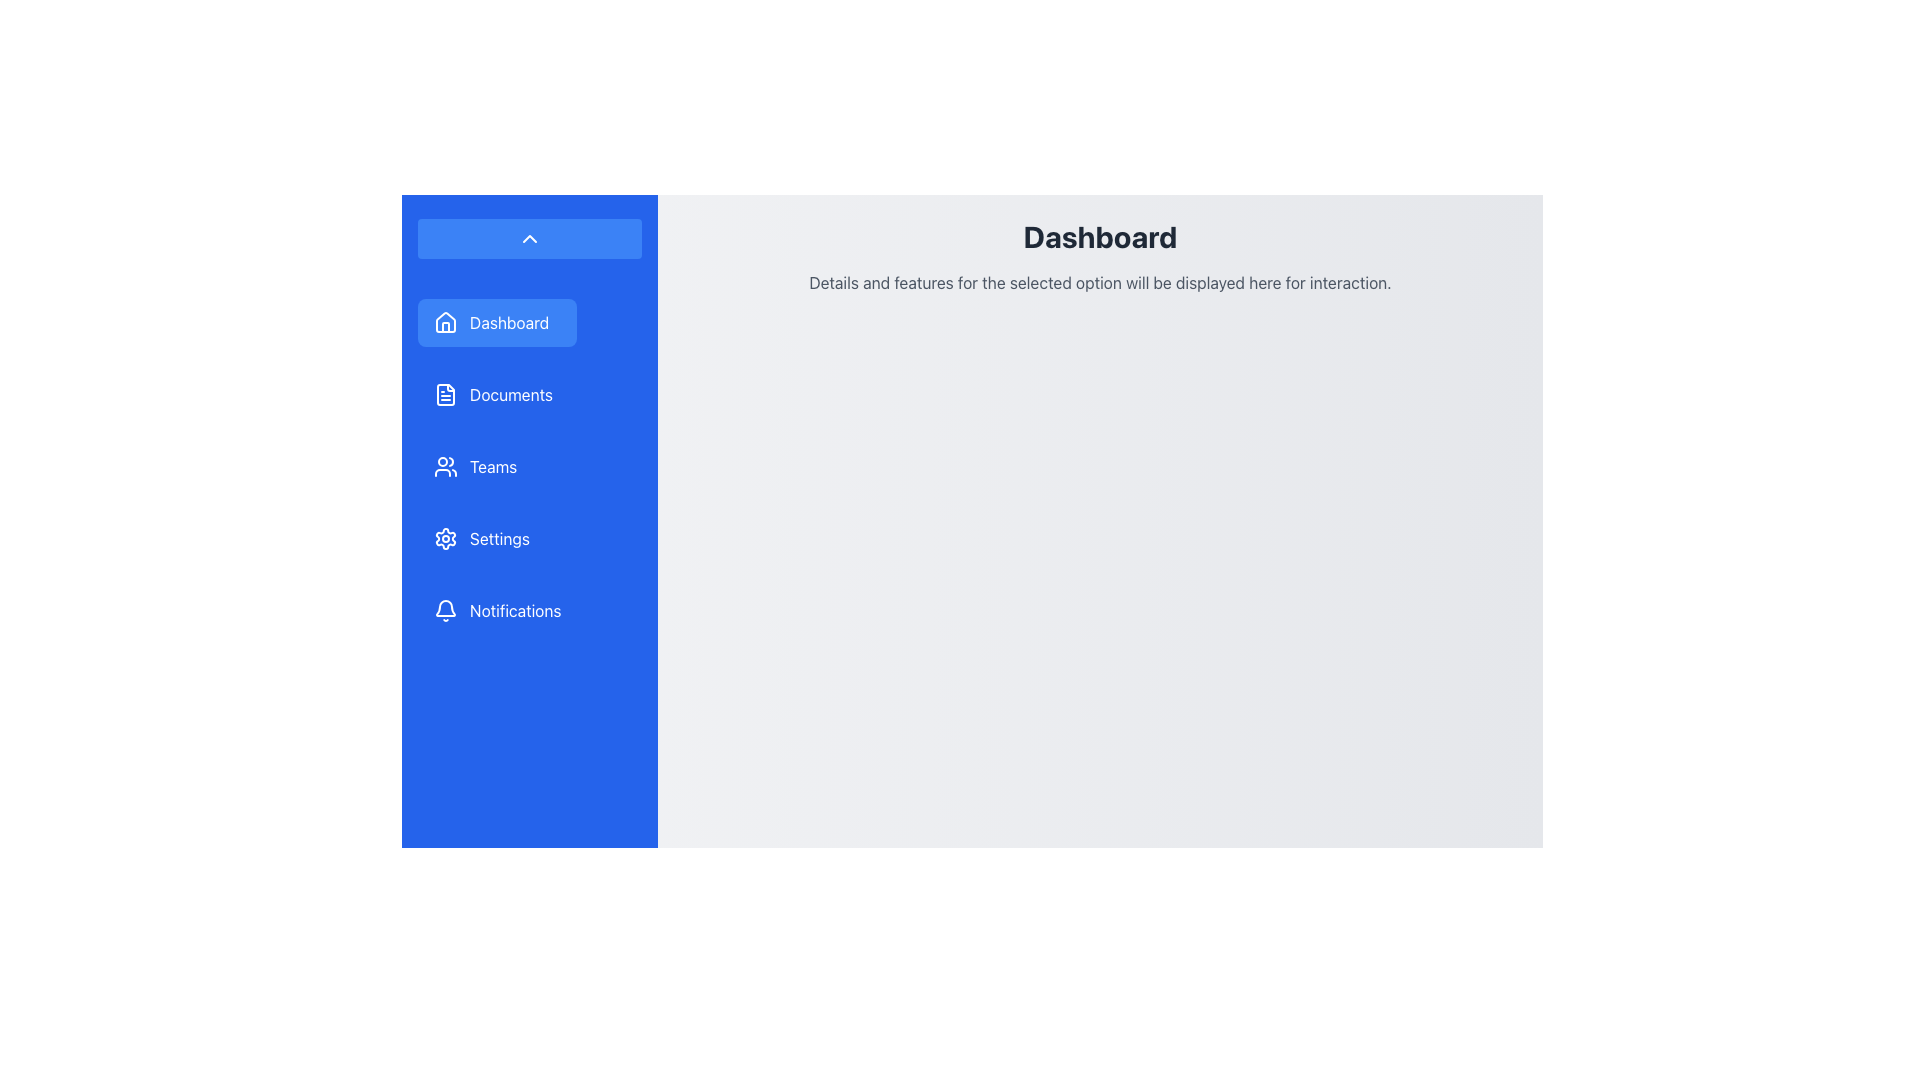 The image size is (1920, 1080). Describe the element at coordinates (445, 394) in the screenshot. I see `the 'Documents' icon in the vertical navigation panel, which resembles a document or file with text lines and a folded corner` at that location.